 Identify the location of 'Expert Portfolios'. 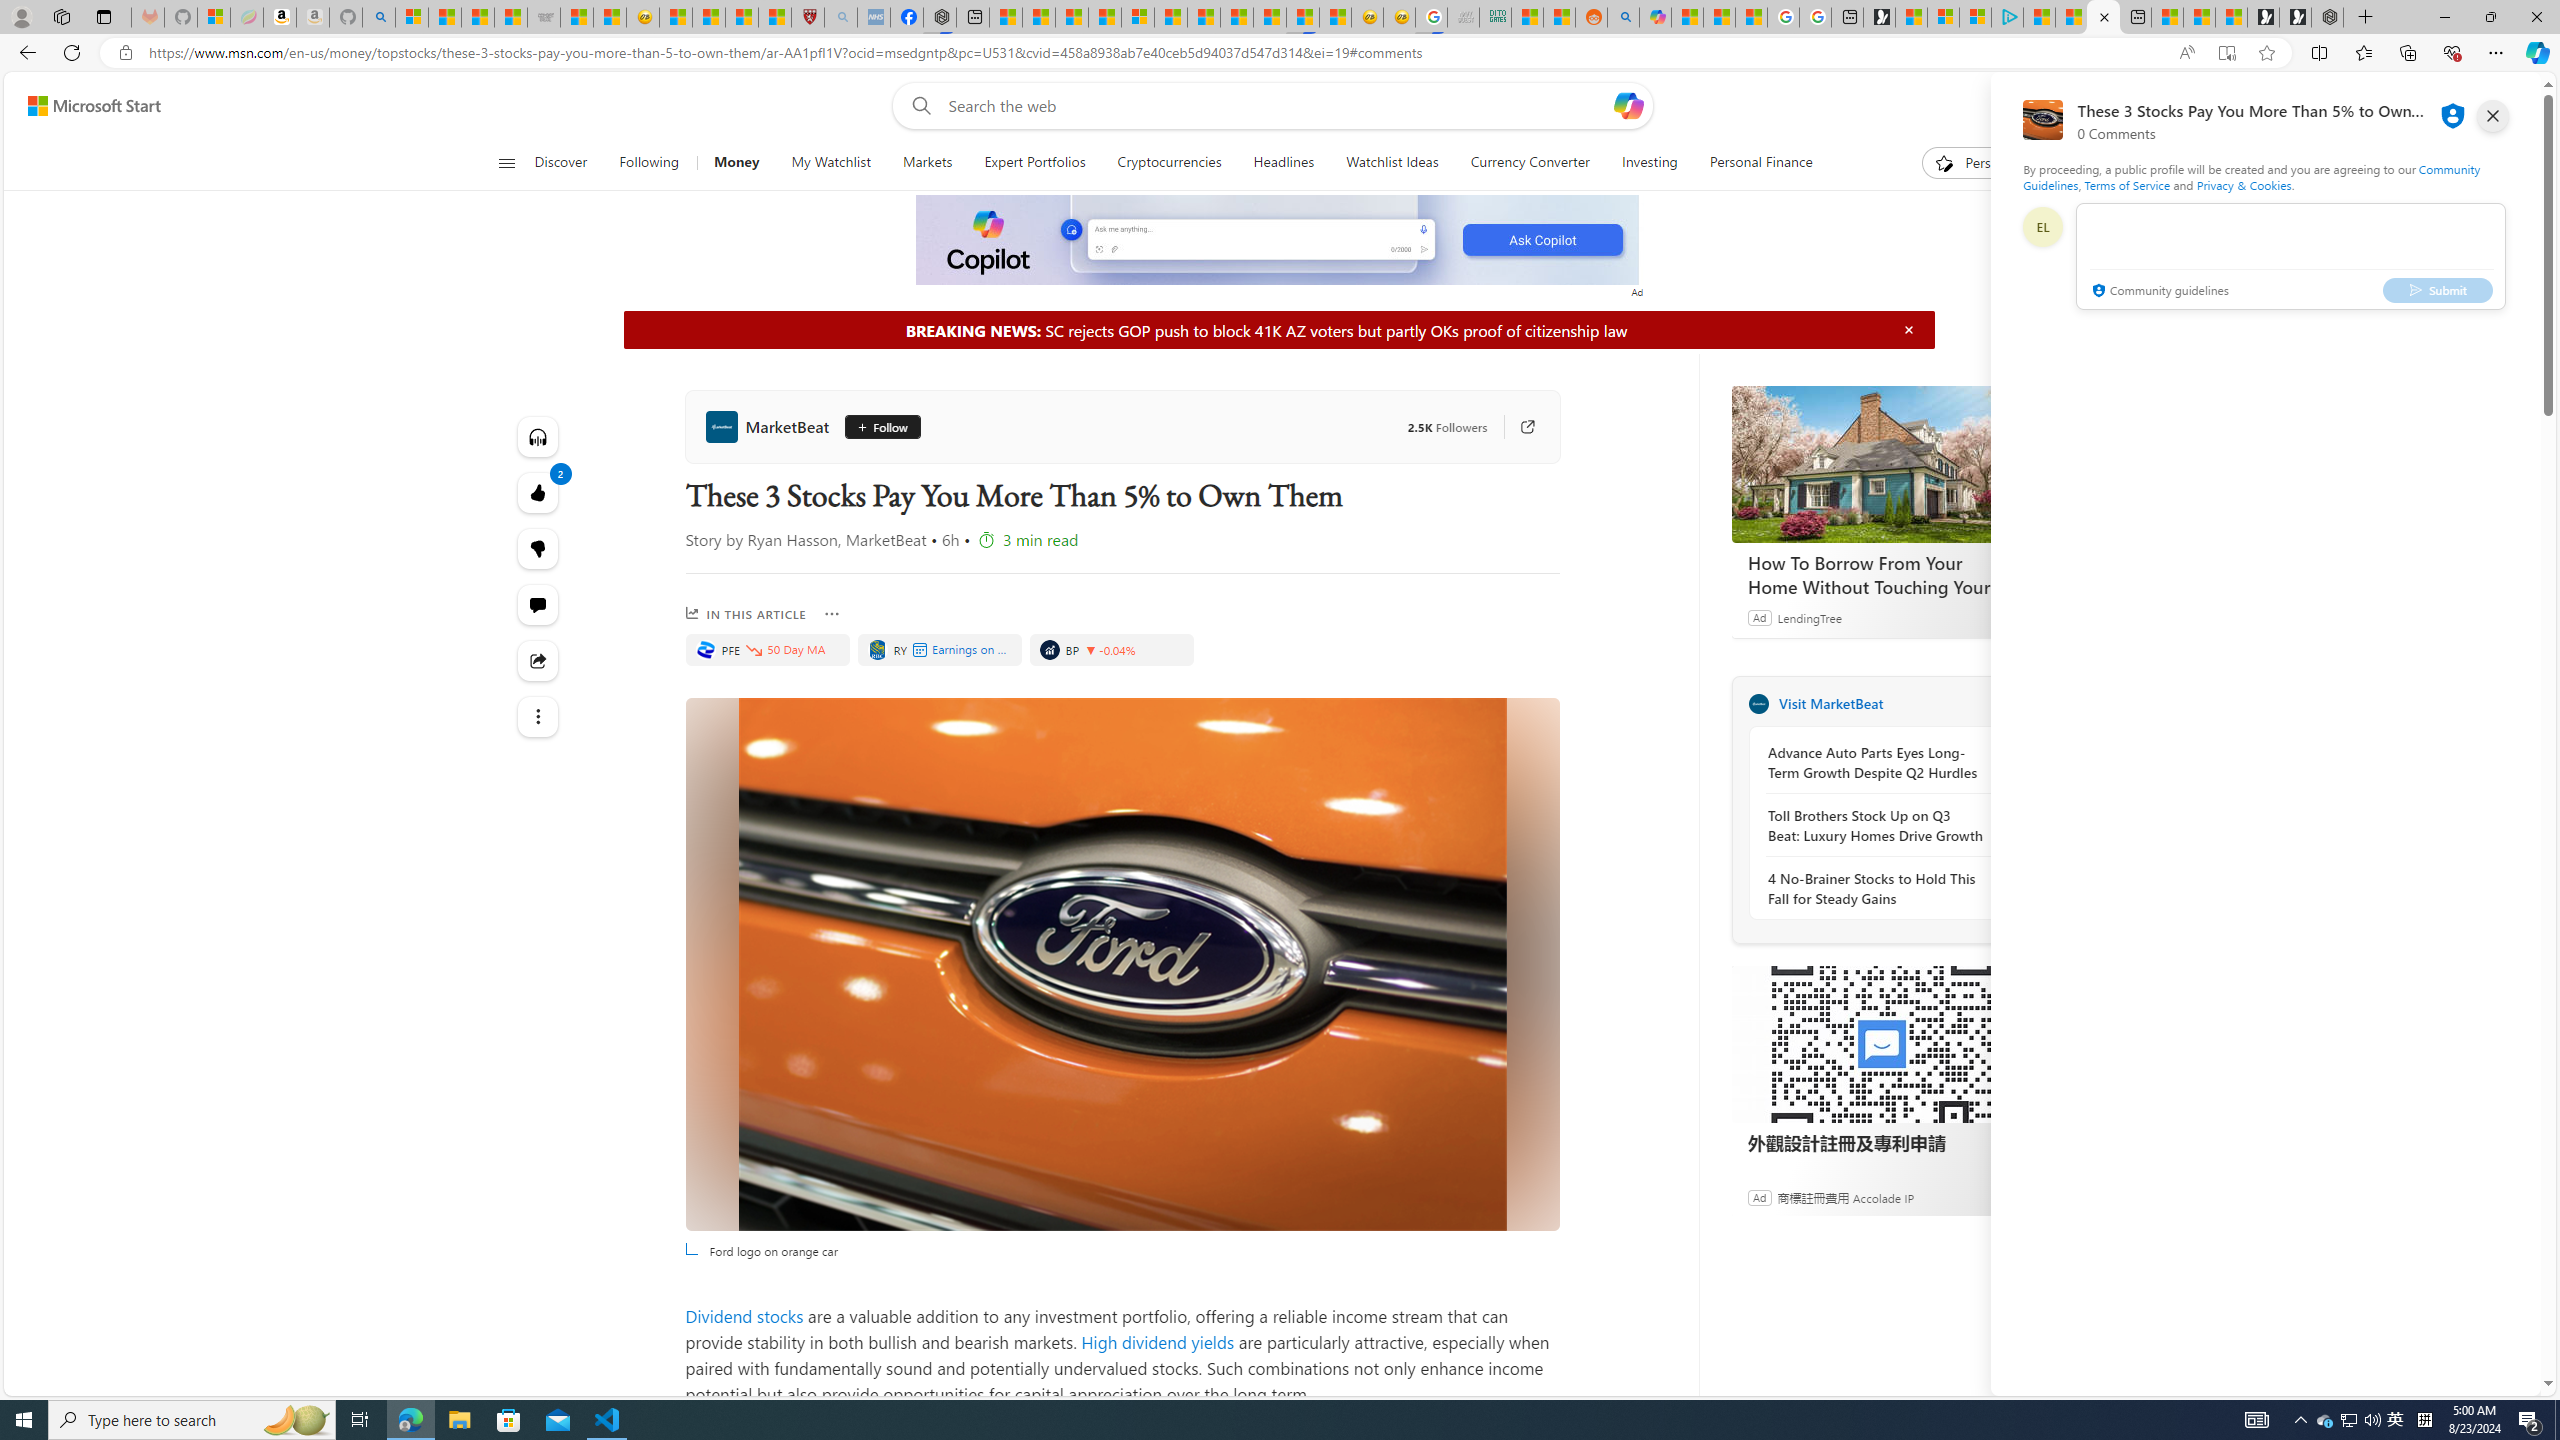
(1034, 162).